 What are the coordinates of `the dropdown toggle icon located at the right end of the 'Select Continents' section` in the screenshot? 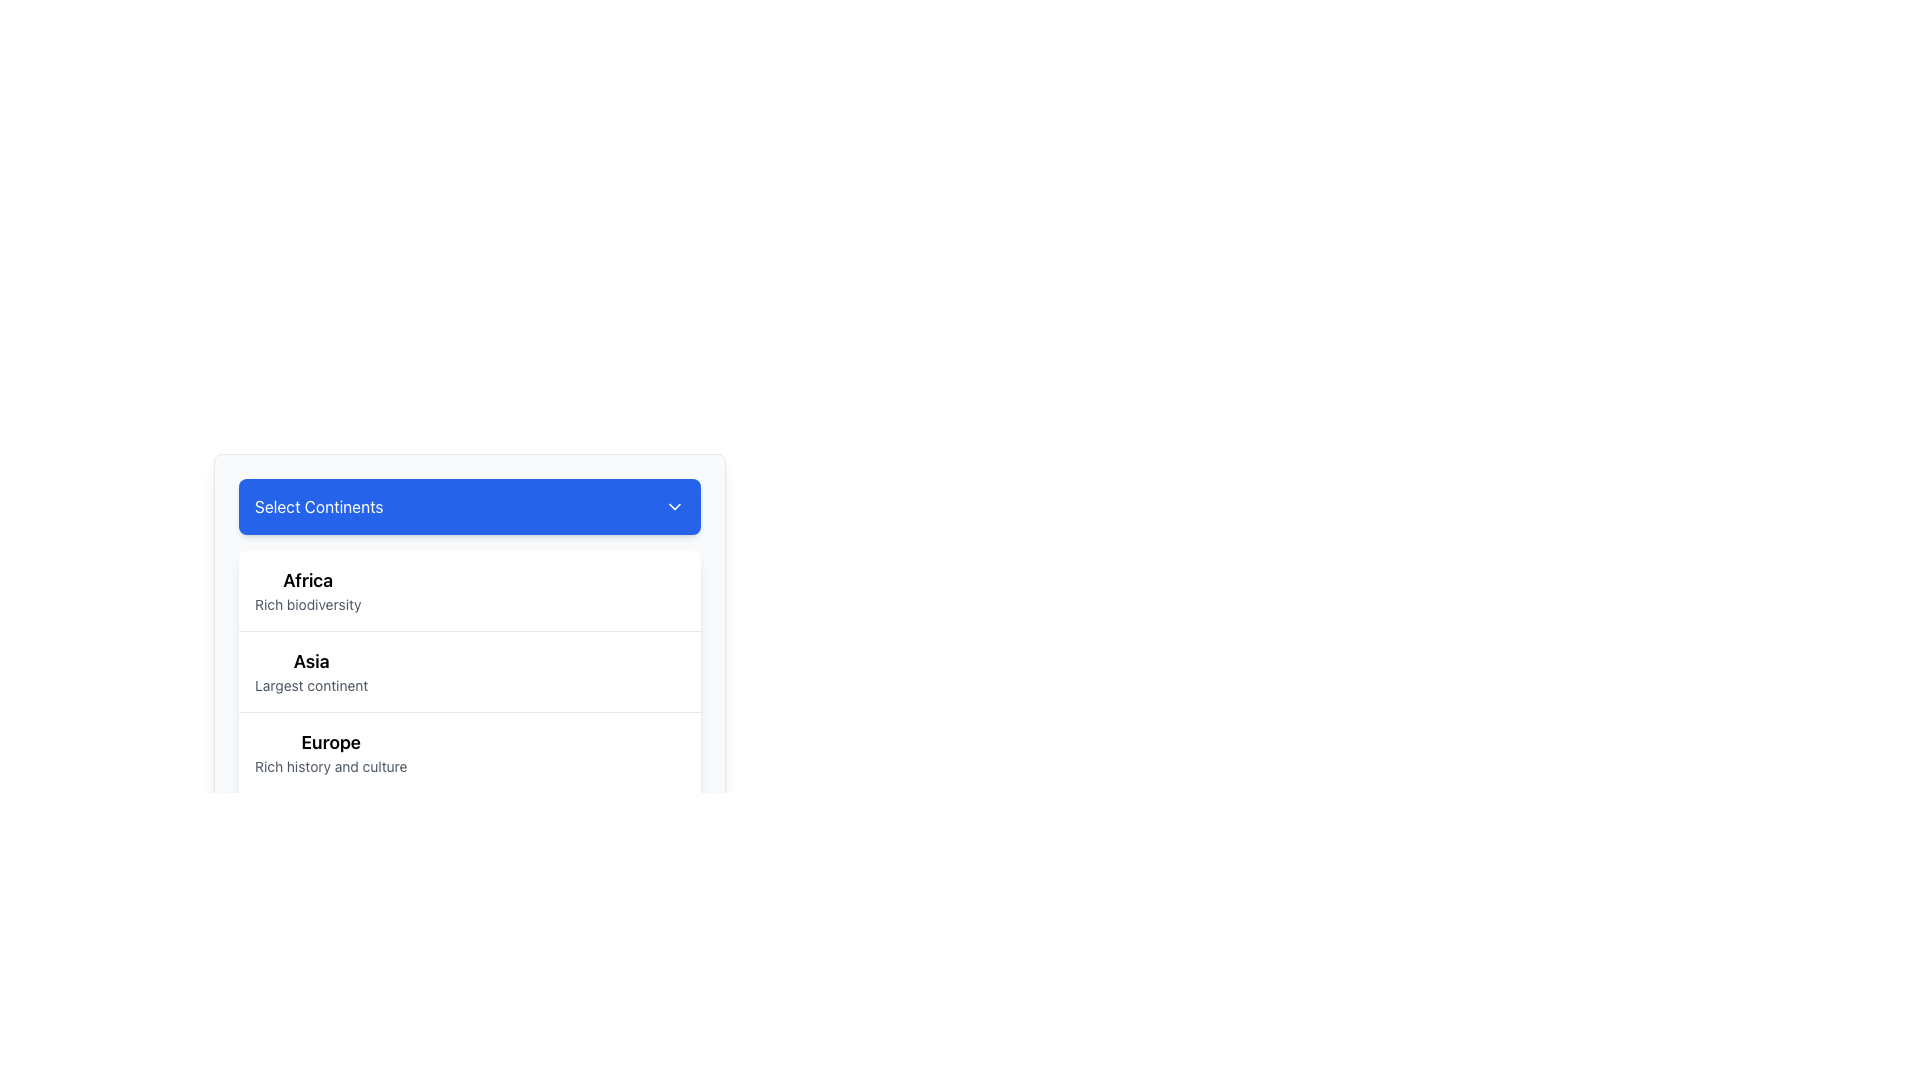 It's located at (675, 505).